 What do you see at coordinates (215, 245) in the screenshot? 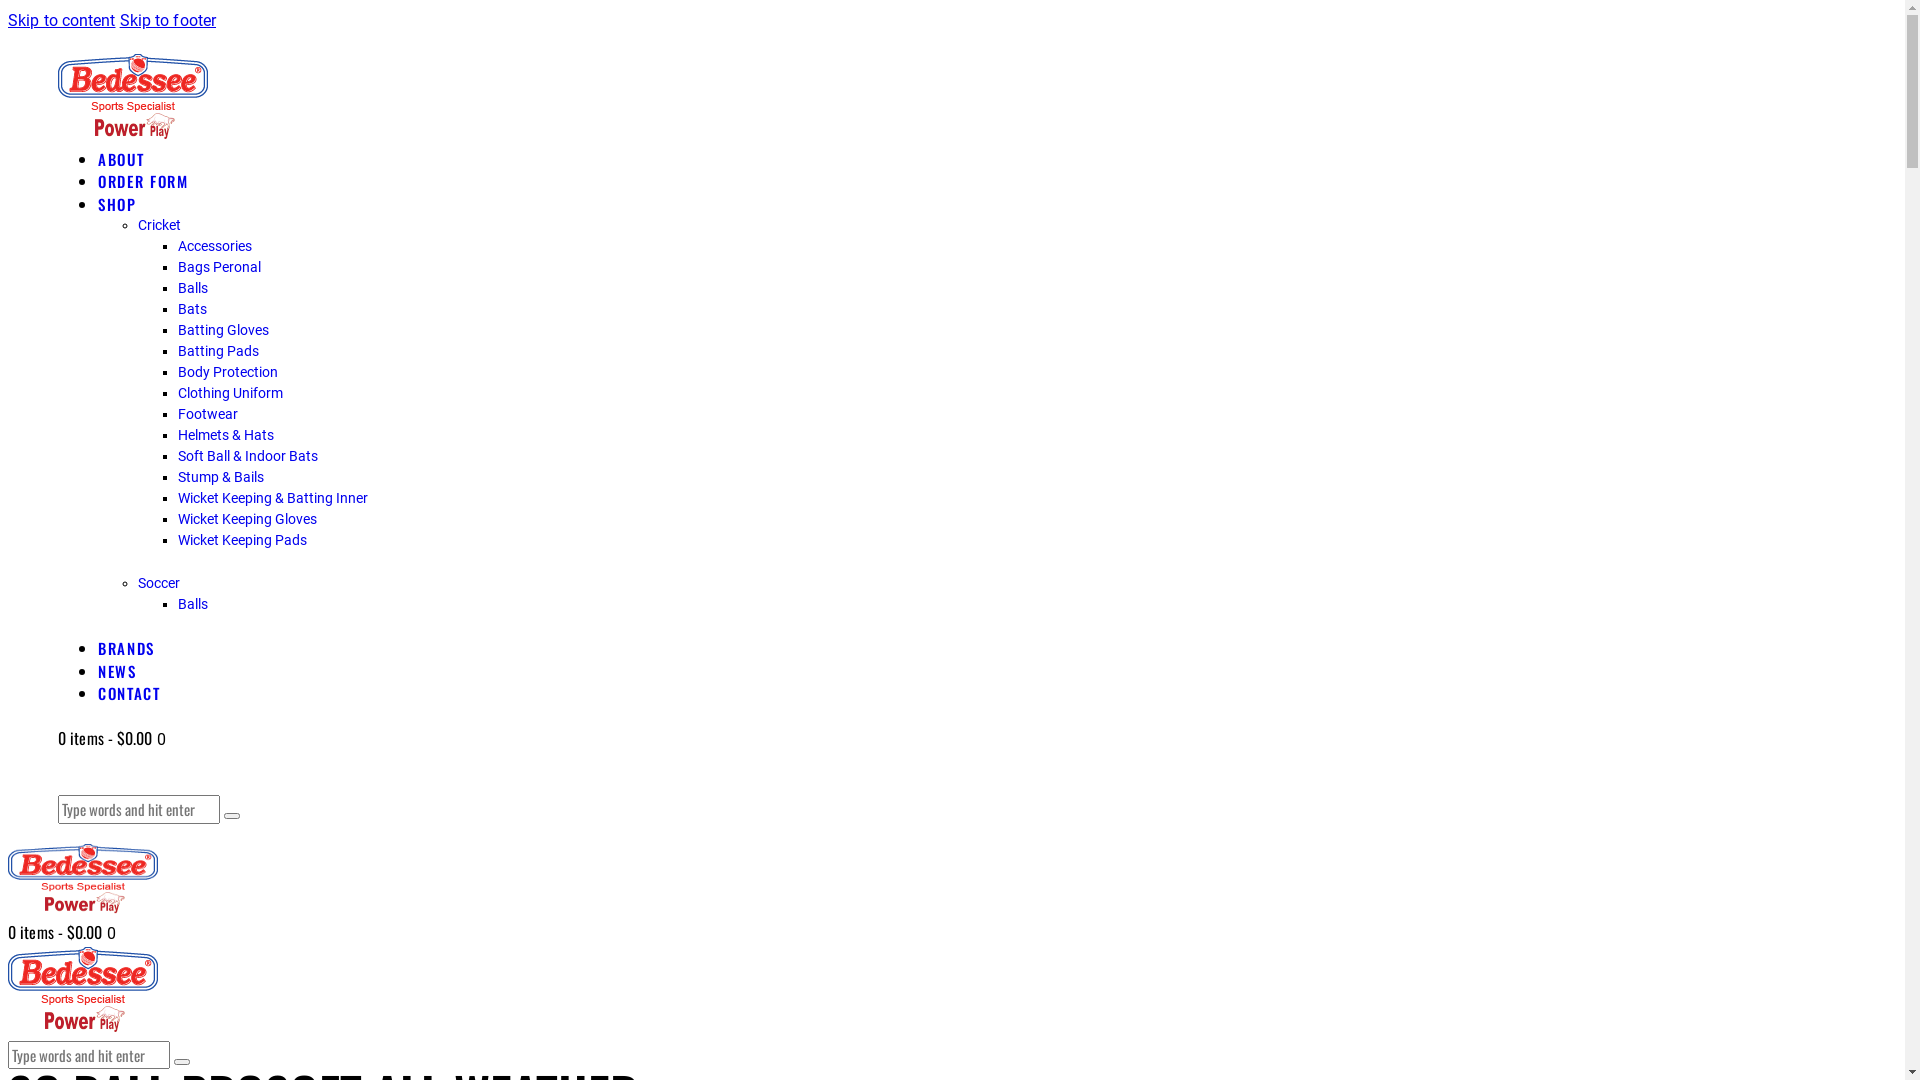
I see `'Accessories'` at bounding box center [215, 245].